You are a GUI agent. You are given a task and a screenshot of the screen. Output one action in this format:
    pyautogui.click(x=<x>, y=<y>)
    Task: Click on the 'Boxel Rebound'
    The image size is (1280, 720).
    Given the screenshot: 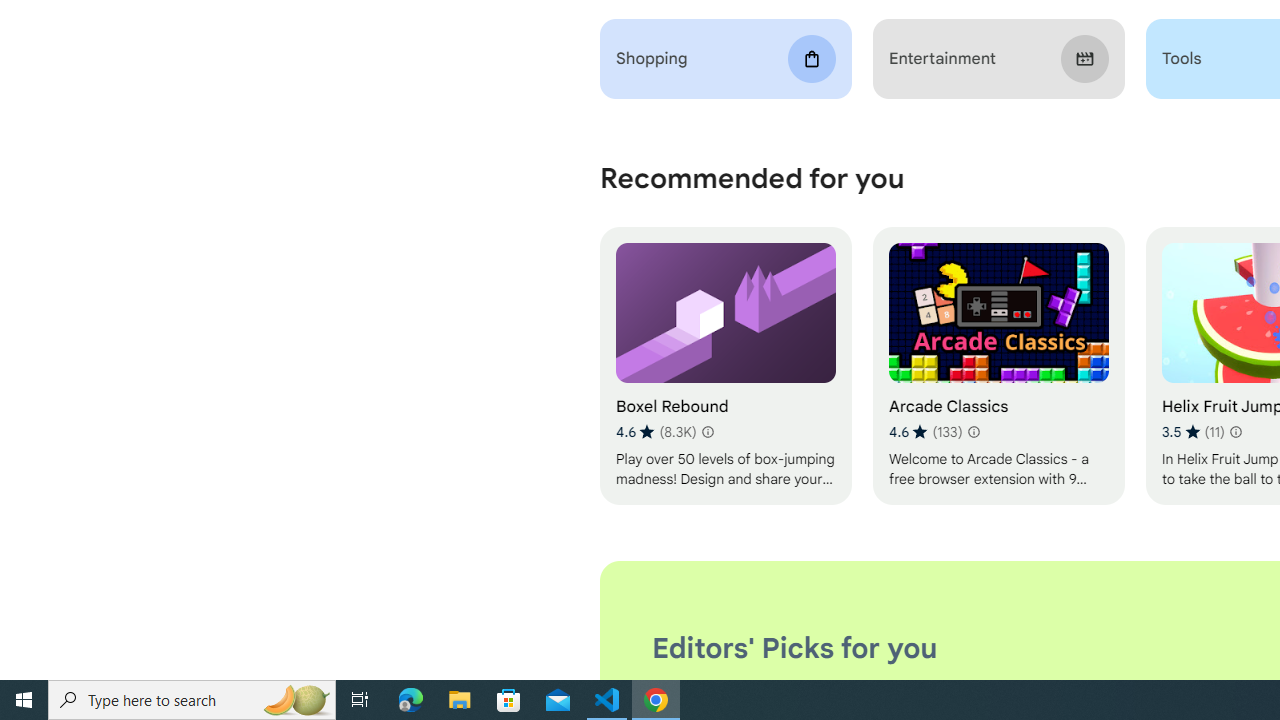 What is the action you would take?
    pyautogui.click(x=724, y=366)
    